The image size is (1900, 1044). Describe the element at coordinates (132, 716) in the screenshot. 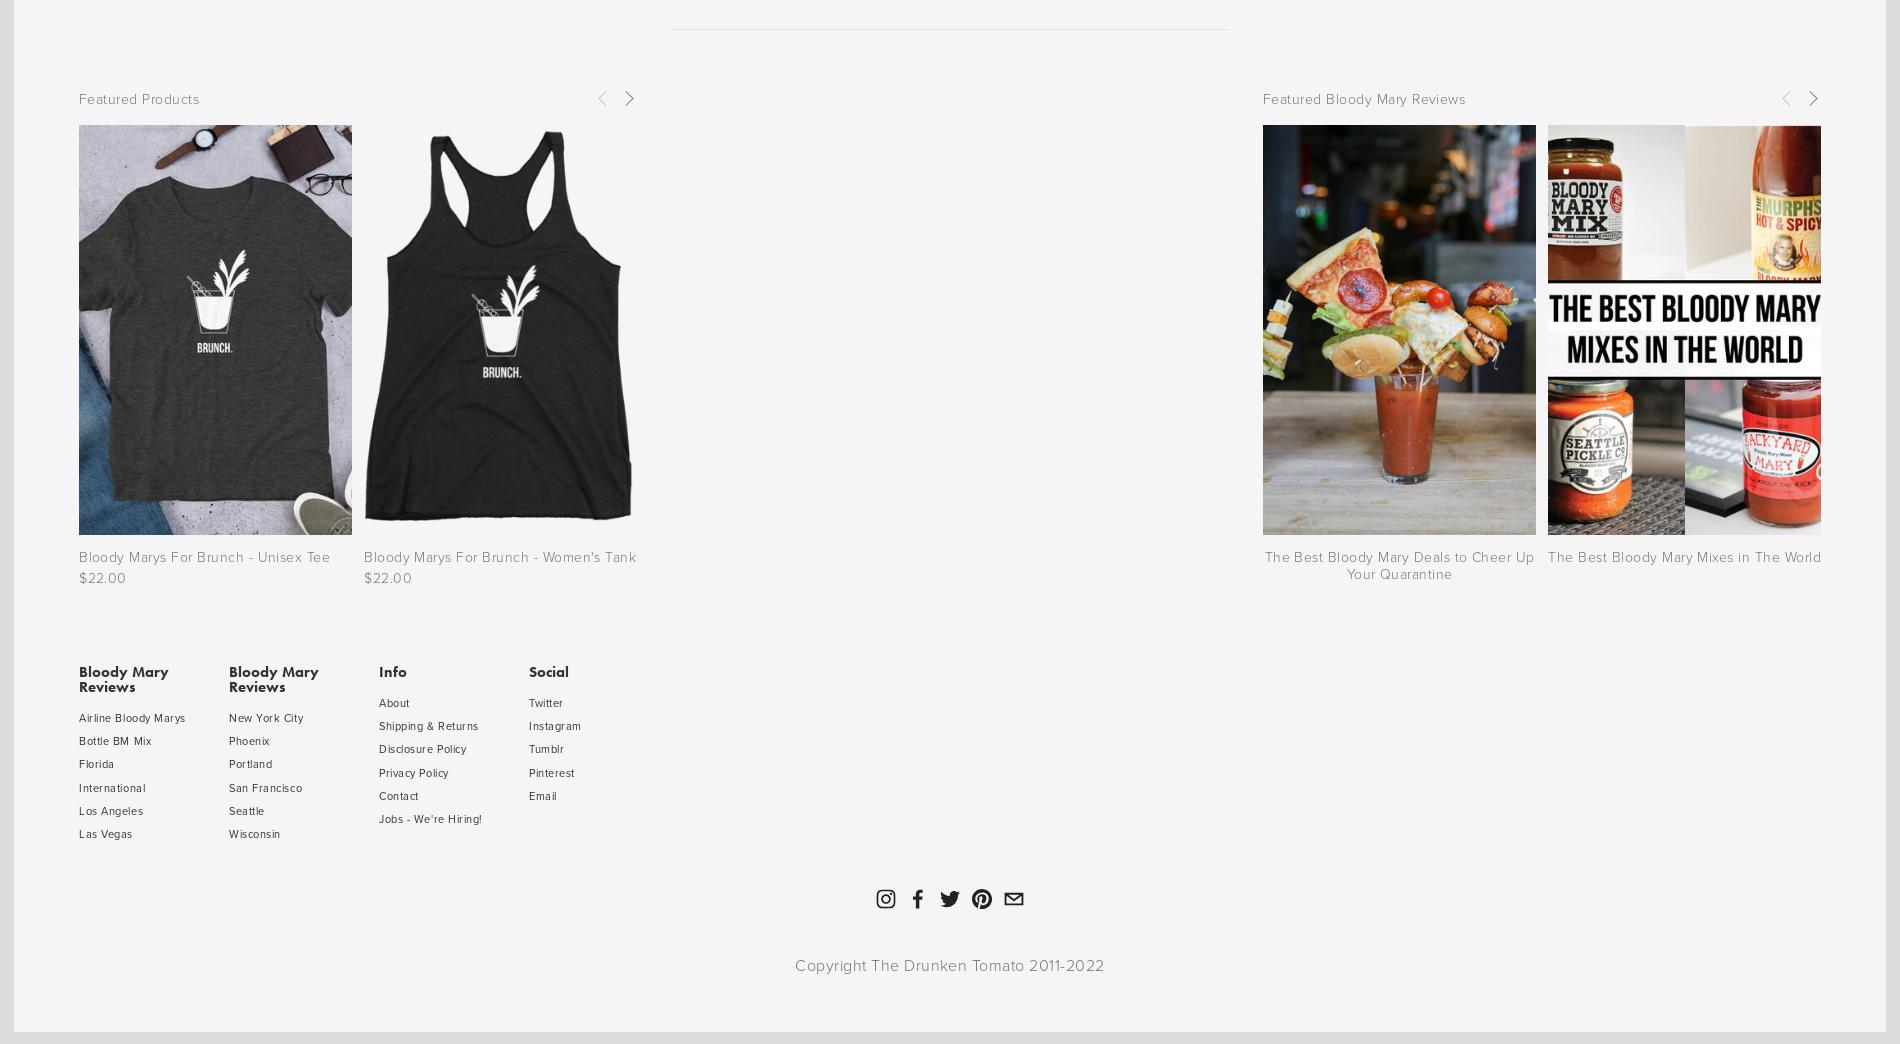

I see `'Airline Bloody Marys'` at that location.